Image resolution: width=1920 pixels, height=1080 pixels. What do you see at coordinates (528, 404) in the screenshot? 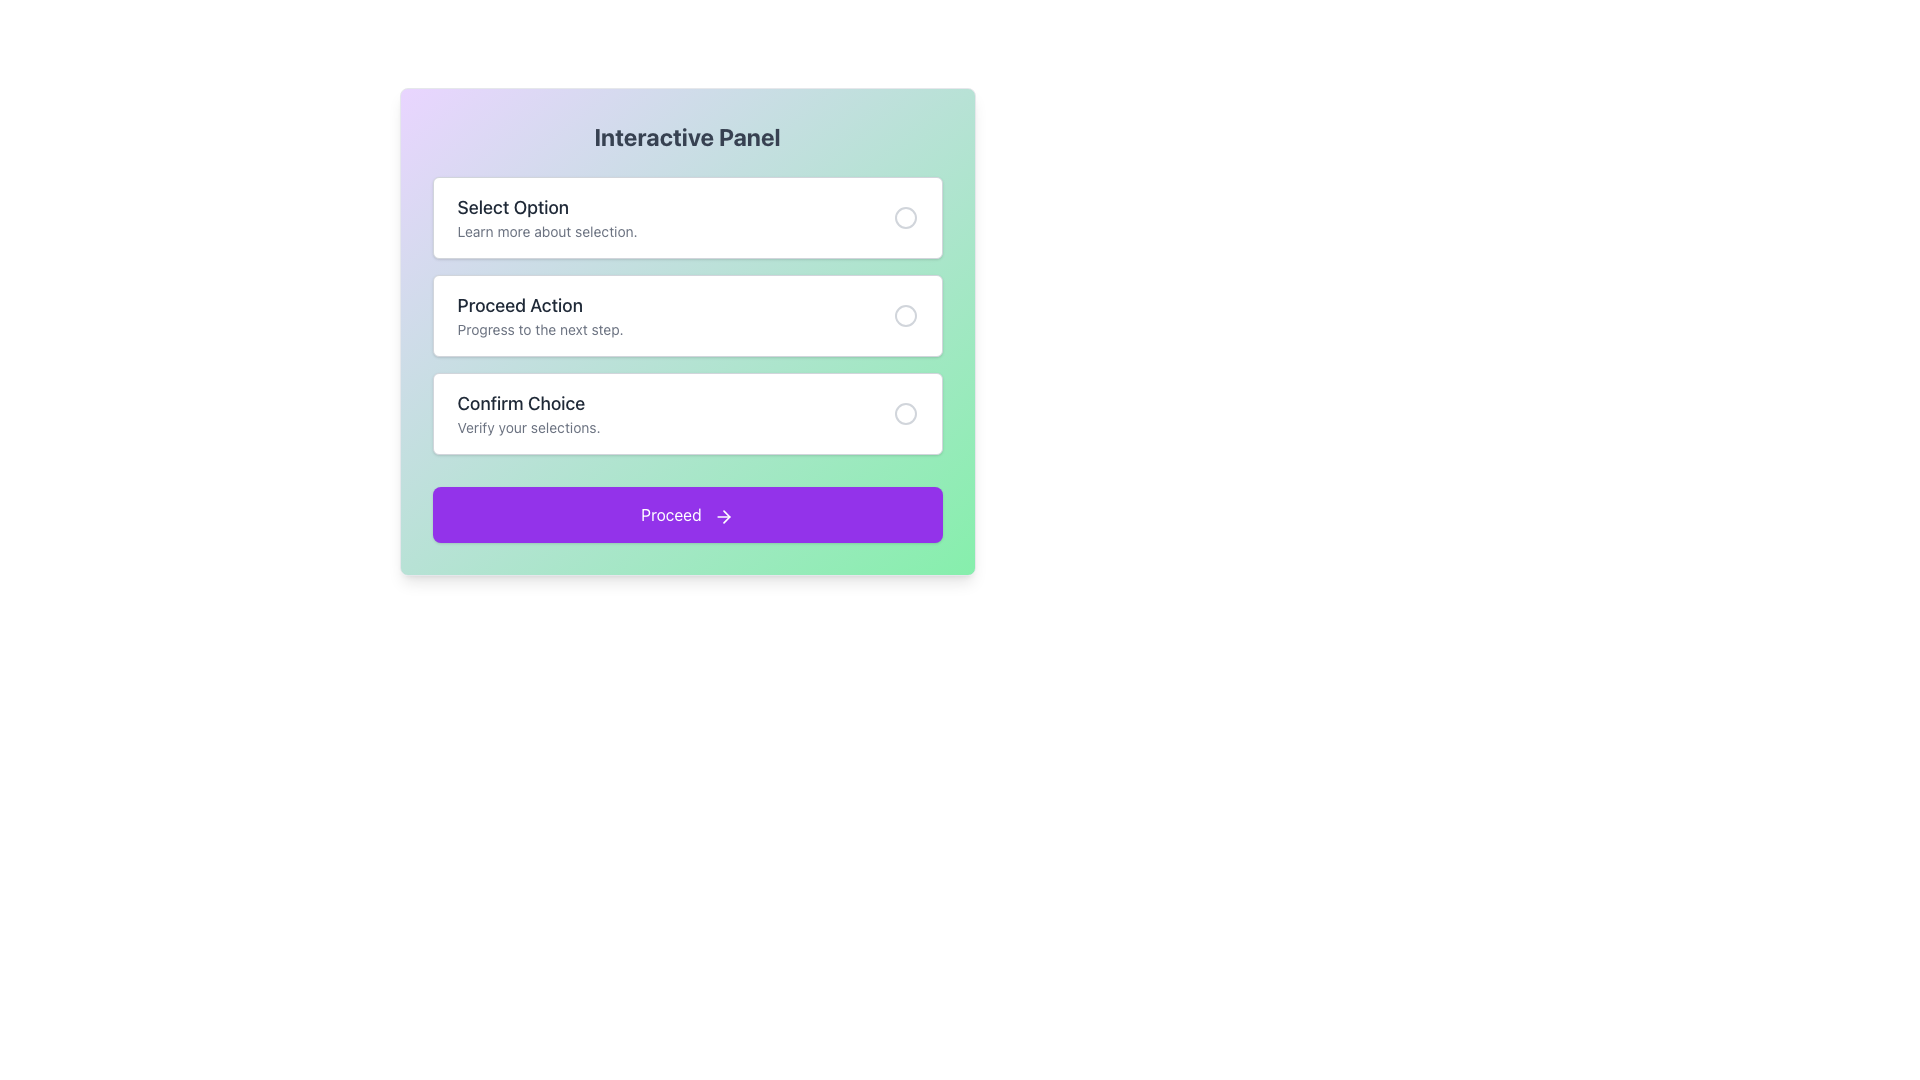
I see `the Text Label that indicates the third selection option, positioned between 'Proceed Action' and 'Verify your selections.'` at bounding box center [528, 404].